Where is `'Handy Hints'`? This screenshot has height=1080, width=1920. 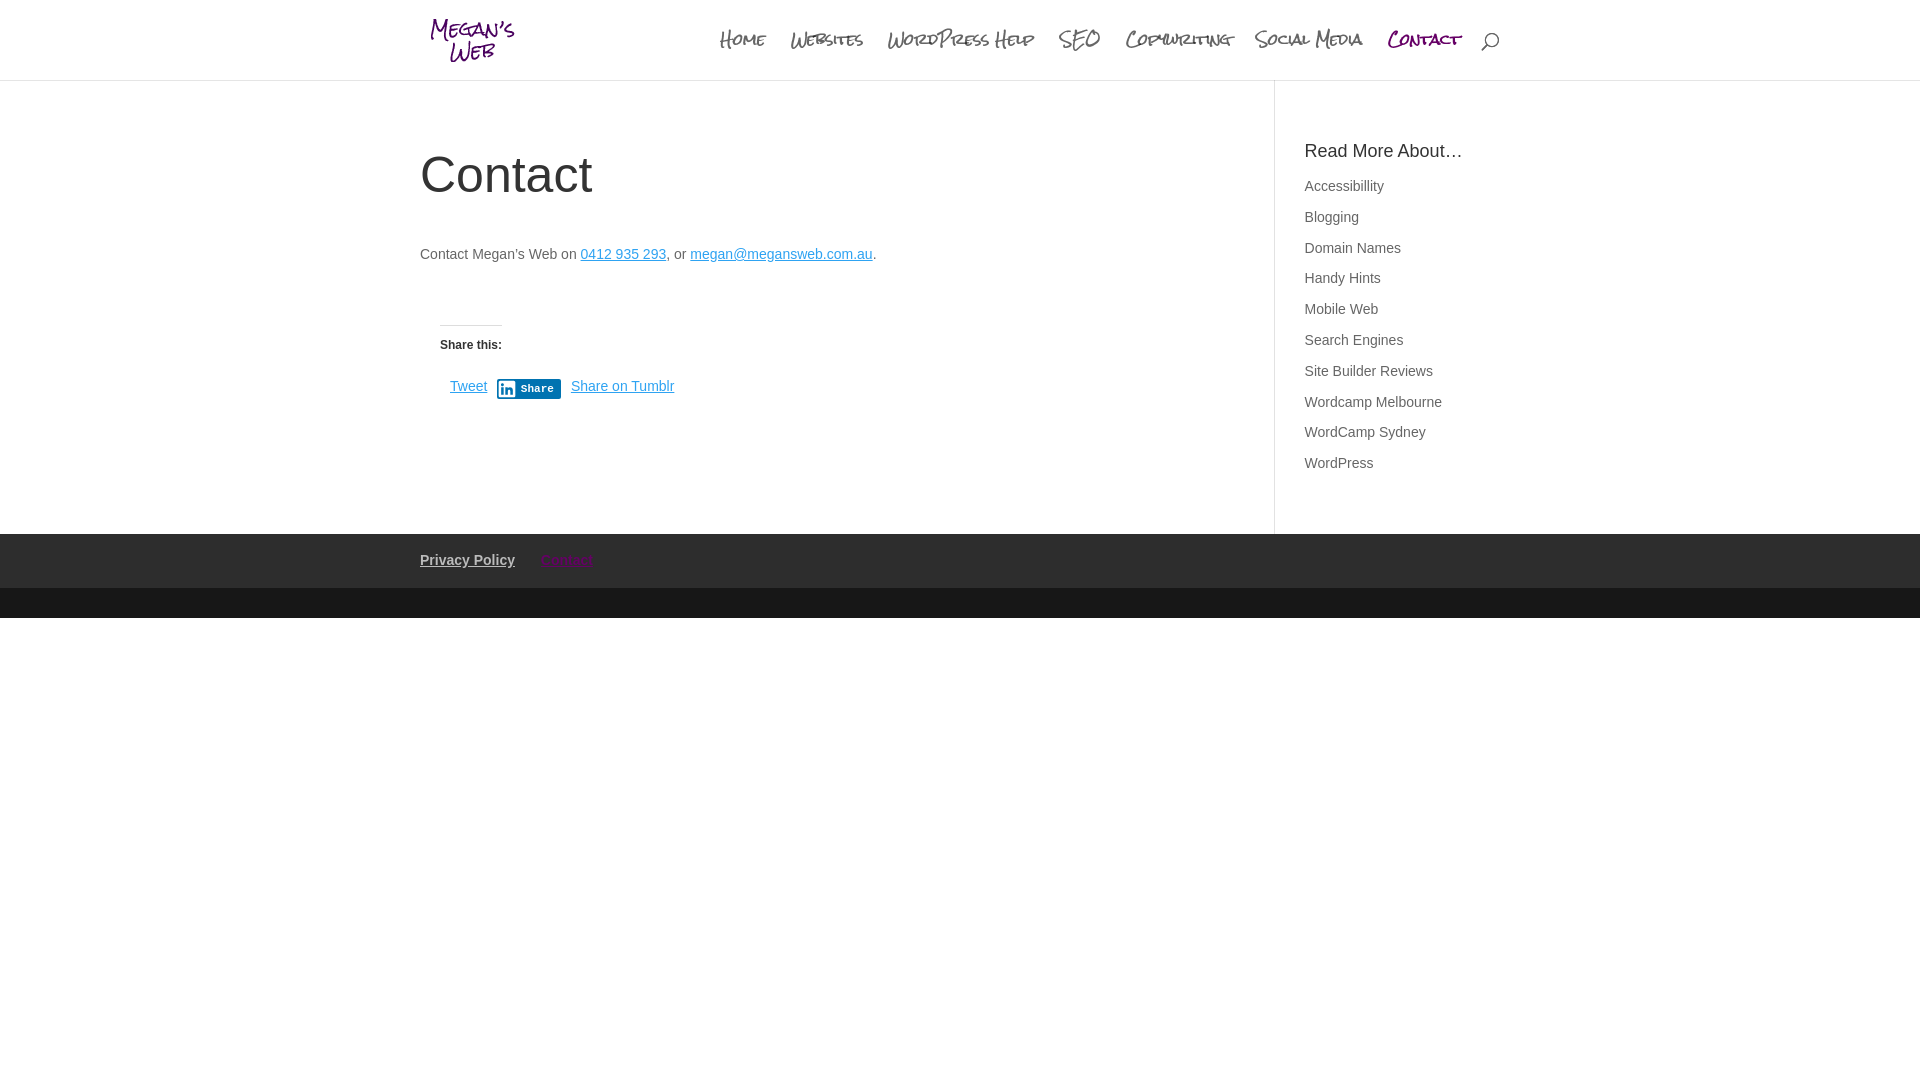 'Handy Hints' is located at coordinates (1343, 277).